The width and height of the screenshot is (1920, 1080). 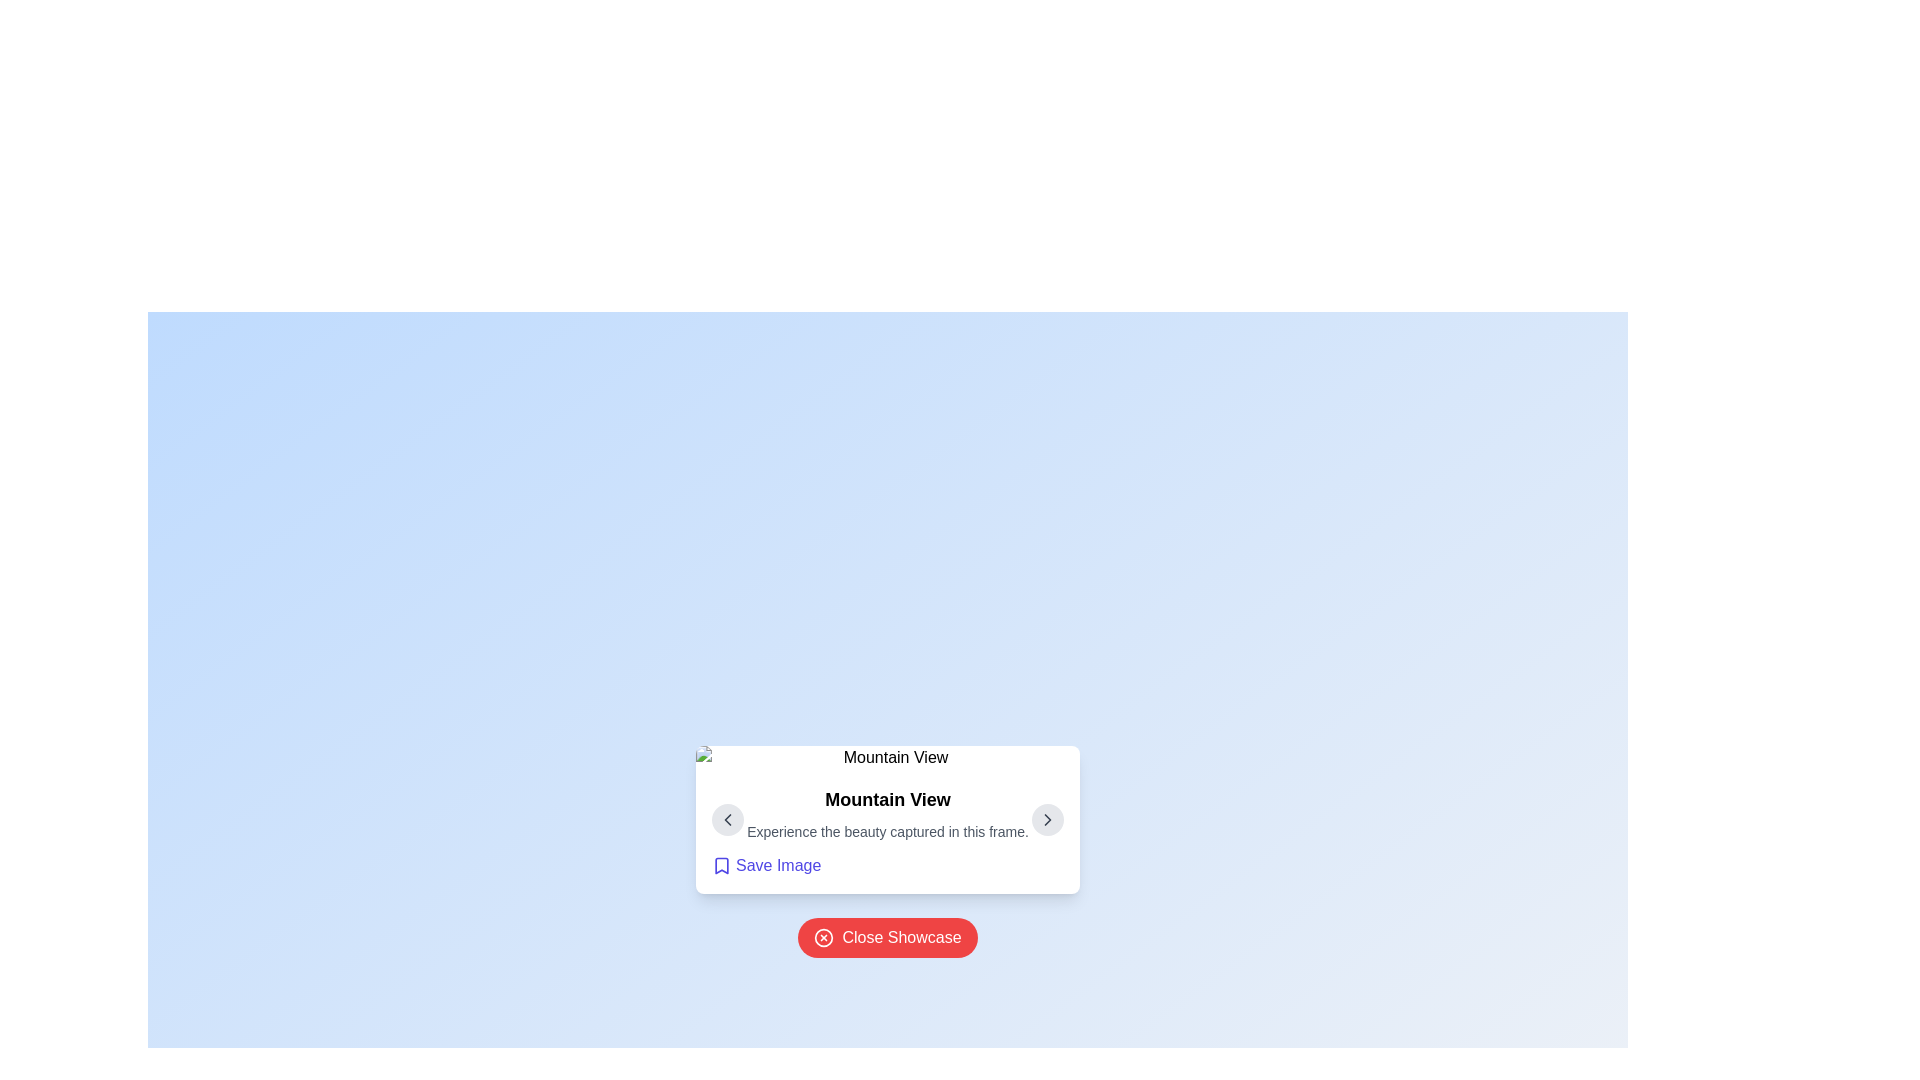 What do you see at coordinates (727, 820) in the screenshot?
I see `the SVG icon embedded in the button on the left side of the descriptive card` at bounding box center [727, 820].